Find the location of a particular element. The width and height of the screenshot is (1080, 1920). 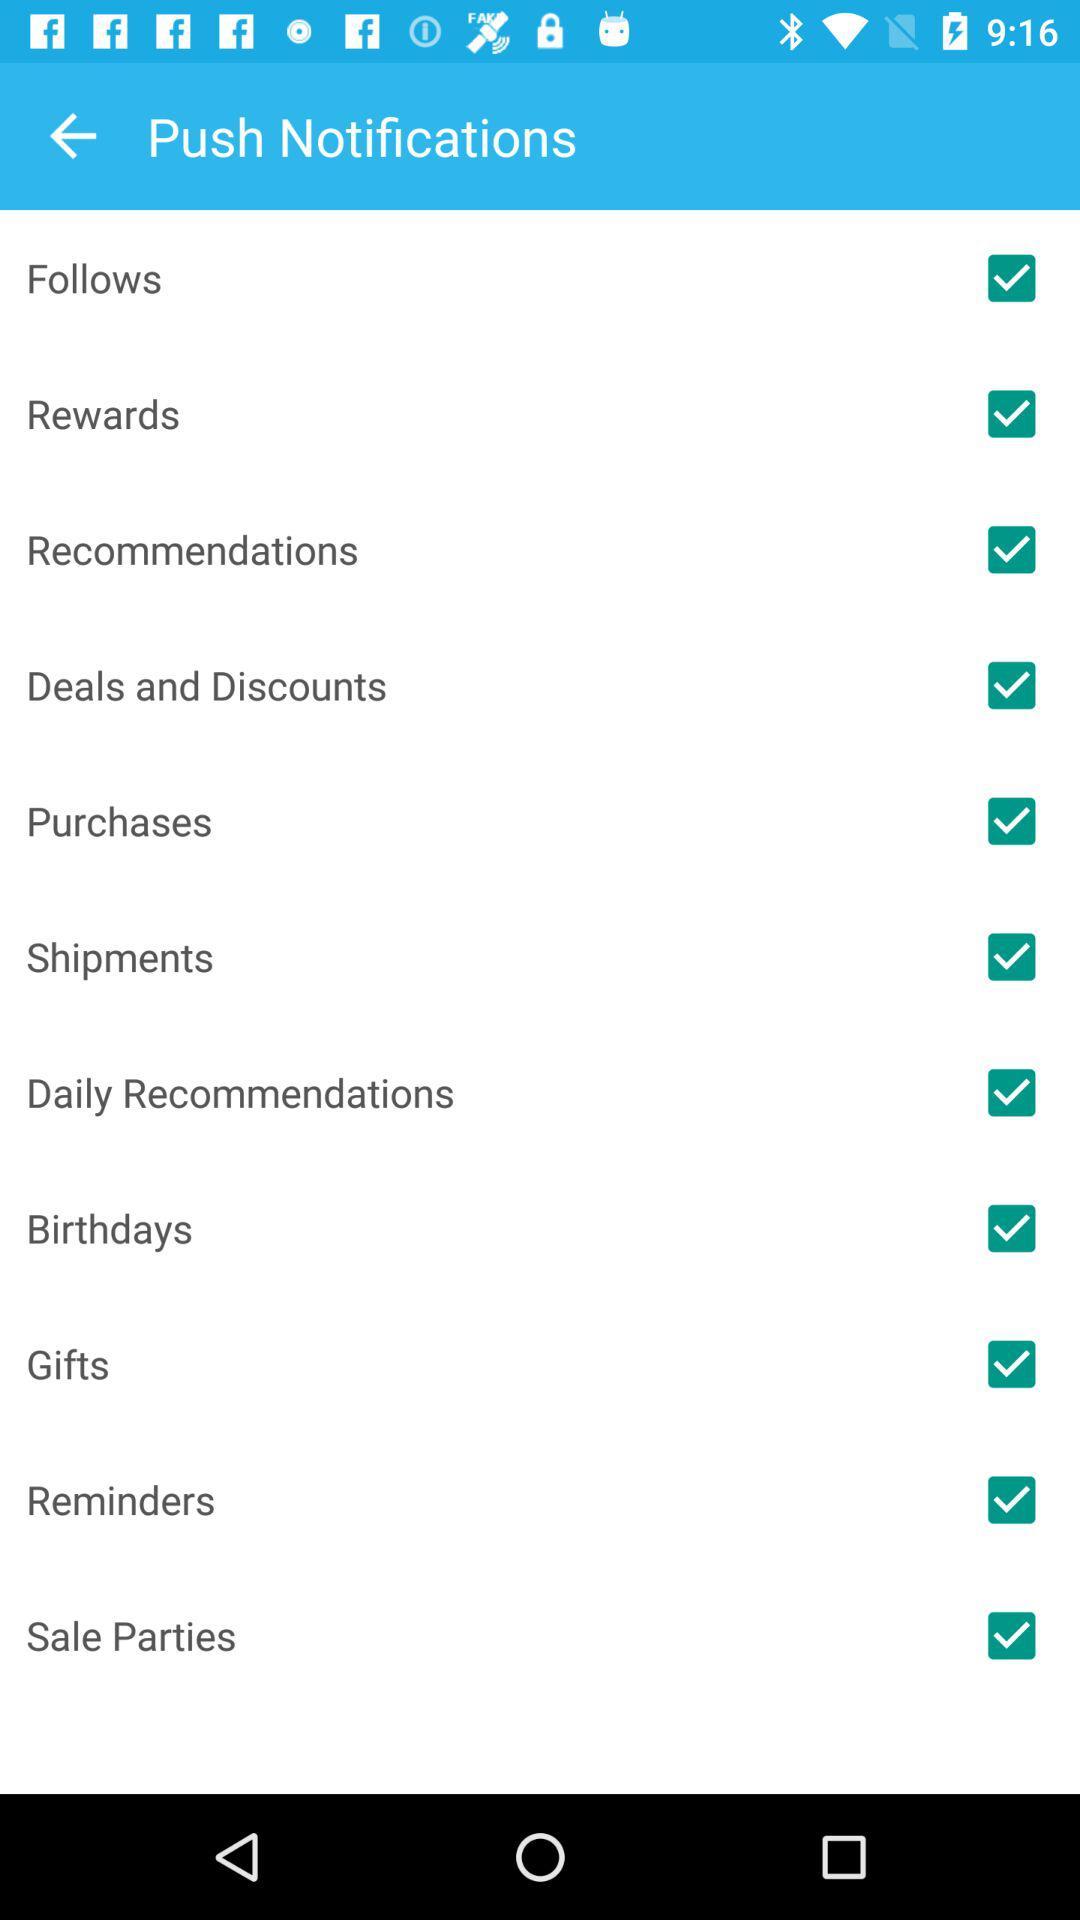

rewards notification is located at coordinates (1011, 412).